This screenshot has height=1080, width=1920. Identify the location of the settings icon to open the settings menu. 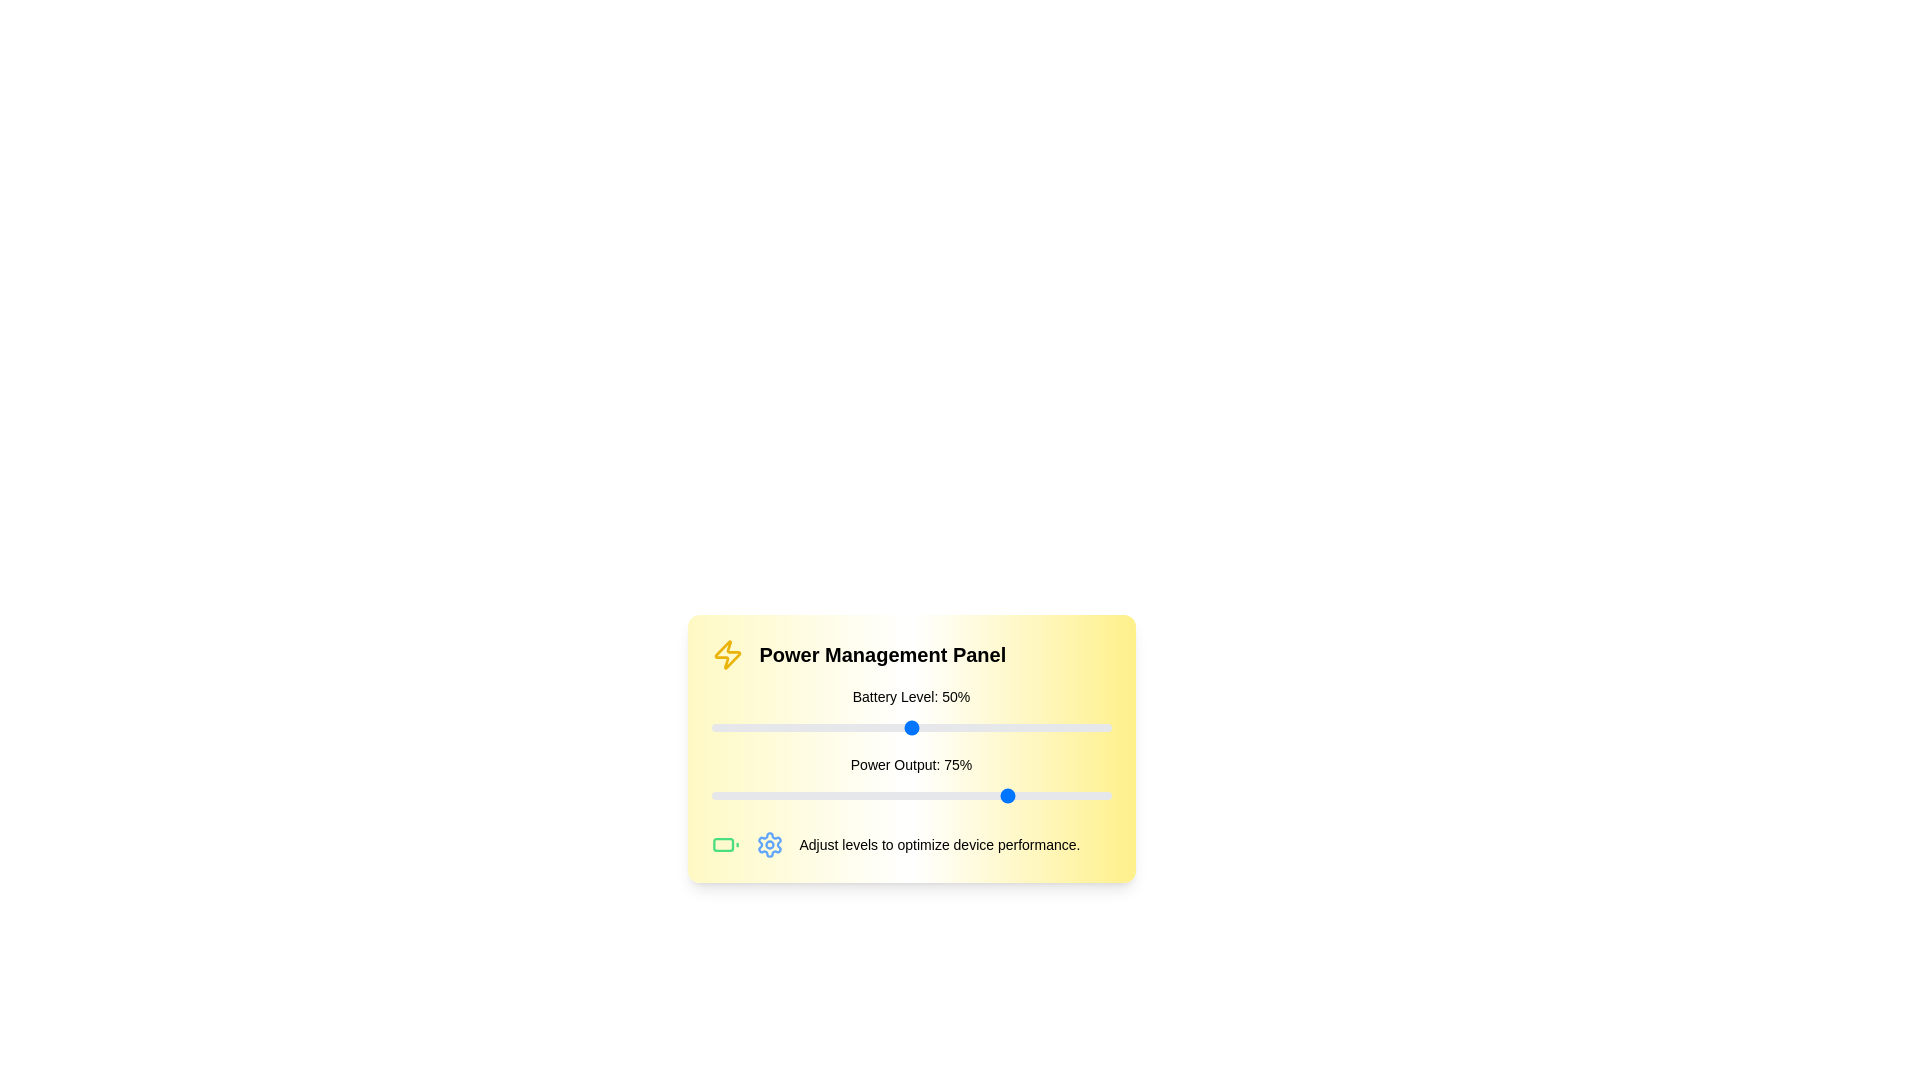
(768, 844).